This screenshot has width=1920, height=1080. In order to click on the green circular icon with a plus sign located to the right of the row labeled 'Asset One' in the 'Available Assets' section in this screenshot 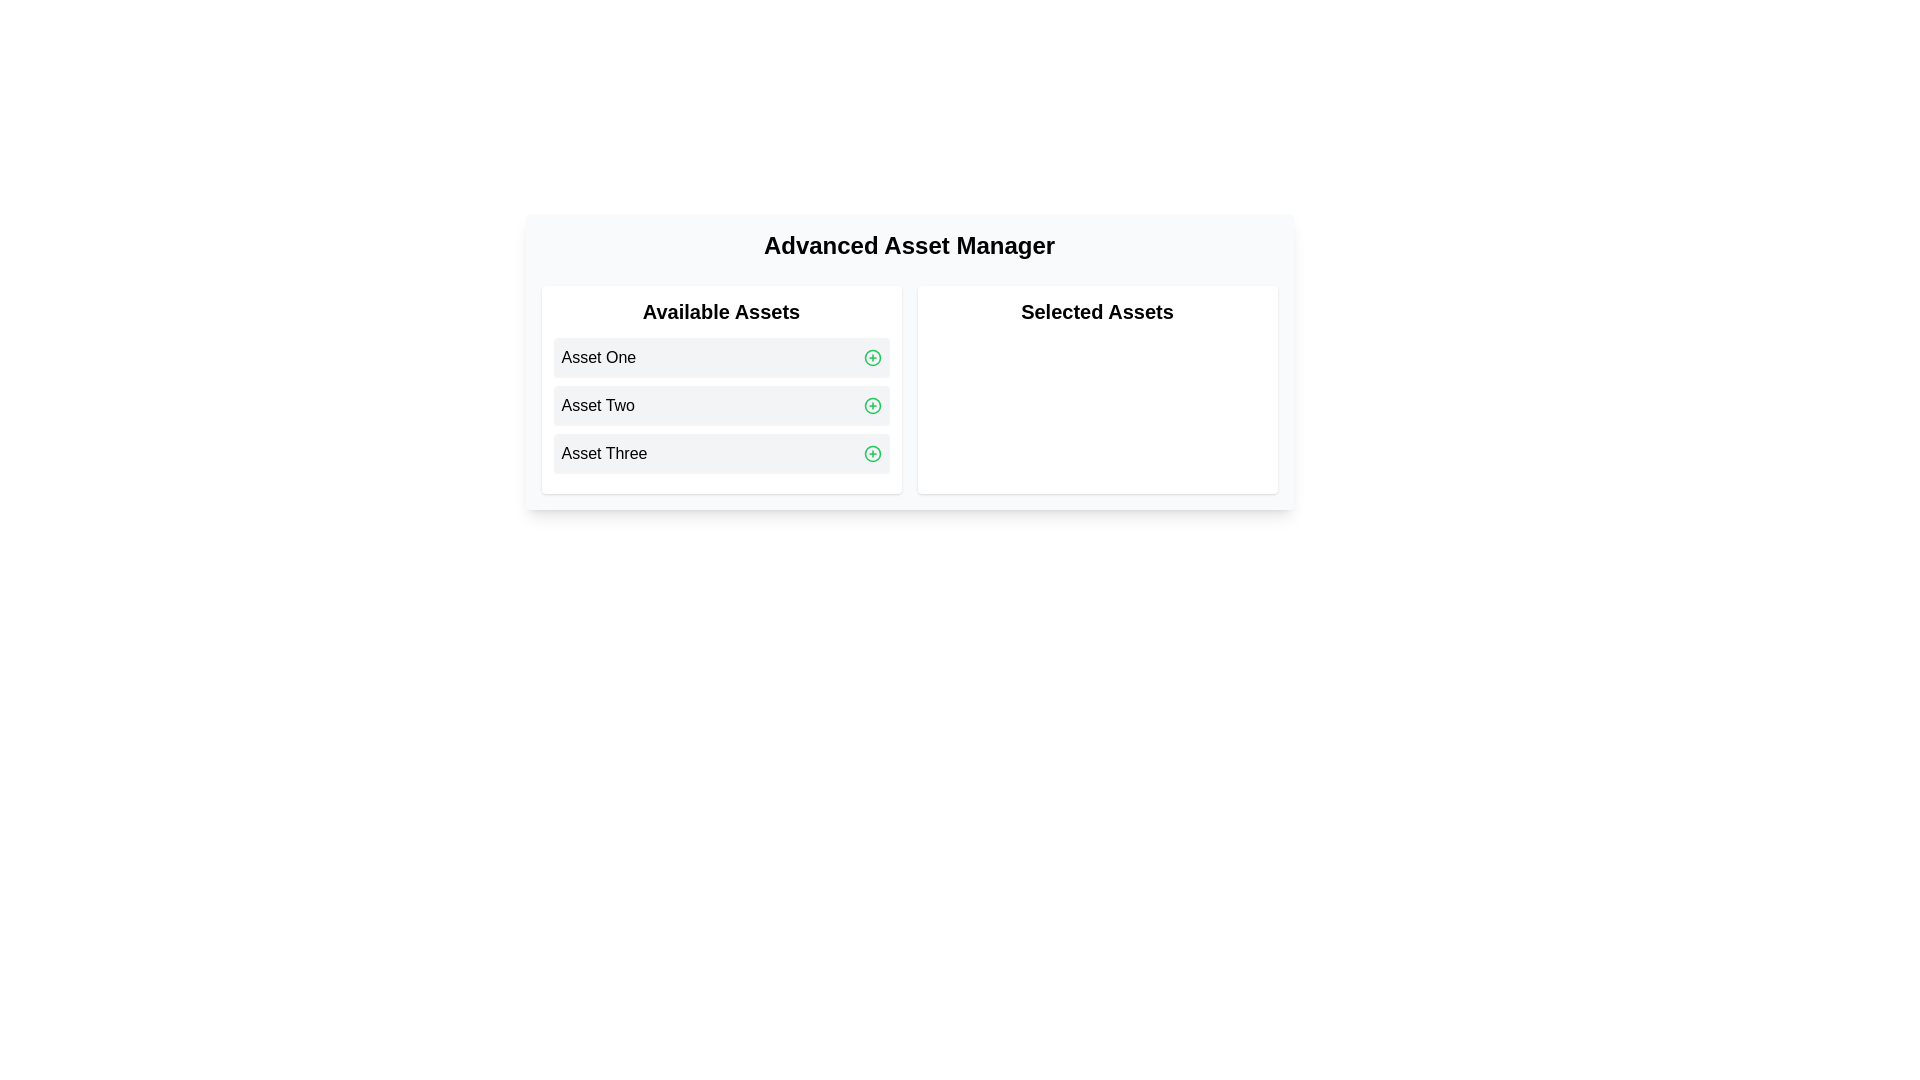, I will do `click(872, 357)`.